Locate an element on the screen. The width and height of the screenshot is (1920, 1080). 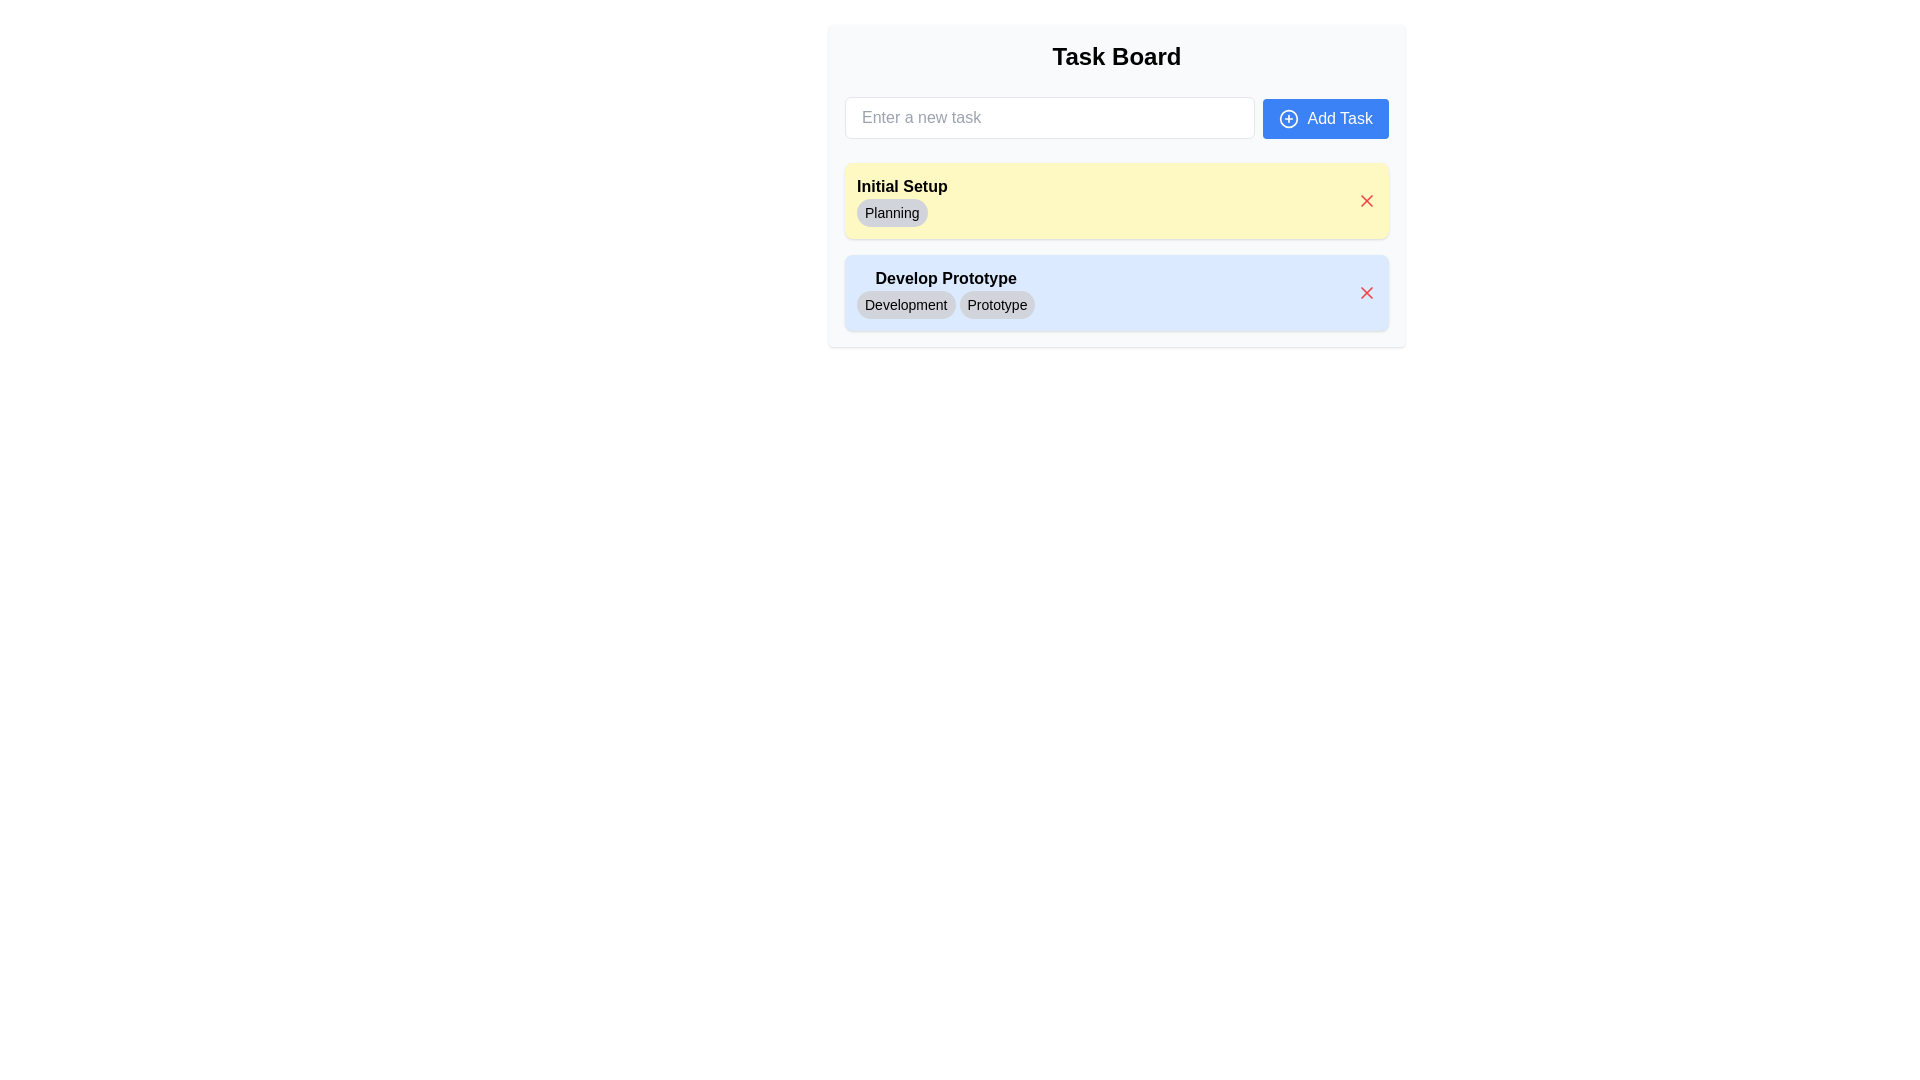
the red cross (X) button located in the top-right corner of the 'Develop Prototype' section is located at coordinates (1366, 293).